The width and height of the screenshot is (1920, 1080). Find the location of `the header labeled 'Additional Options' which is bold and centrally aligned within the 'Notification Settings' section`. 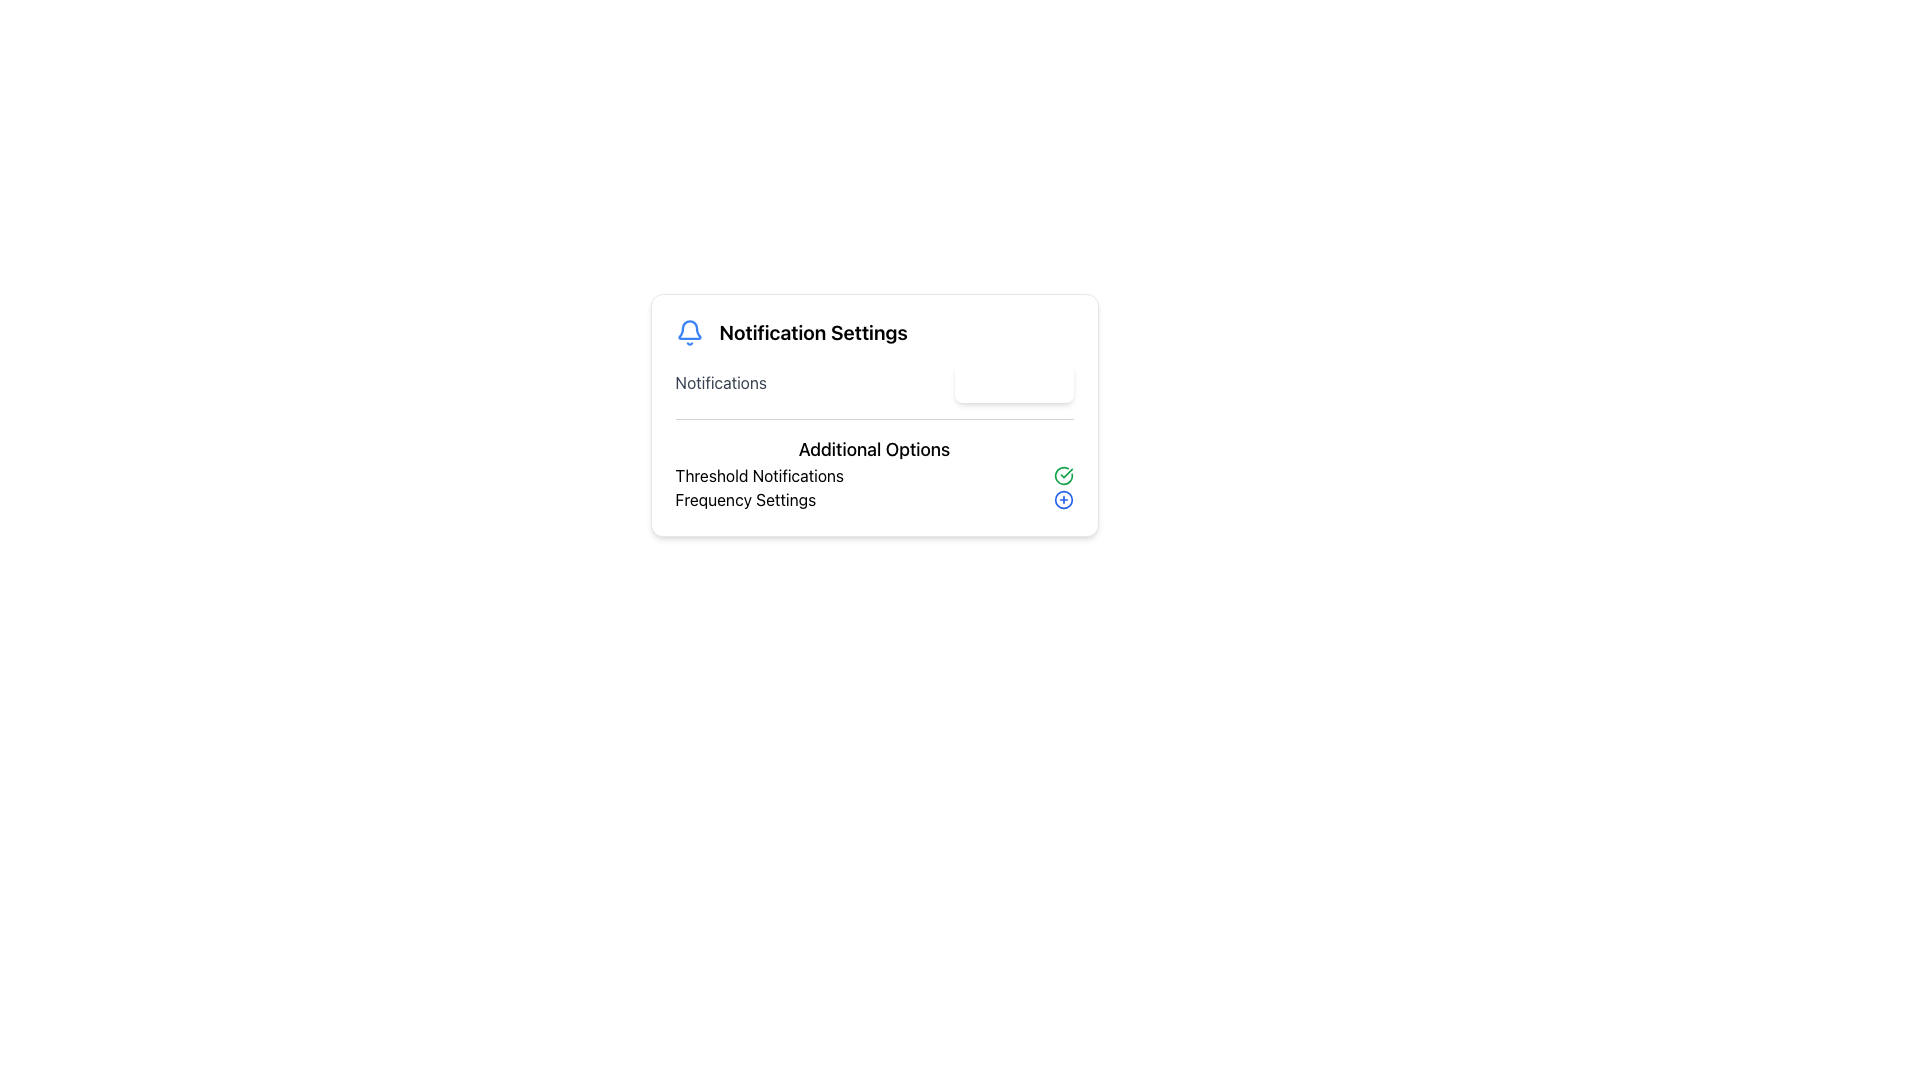

the header labeled 'Additional Options' which is bold and centrally aligned within the 'Notification Settings' section is located at coordinates (874, 450).